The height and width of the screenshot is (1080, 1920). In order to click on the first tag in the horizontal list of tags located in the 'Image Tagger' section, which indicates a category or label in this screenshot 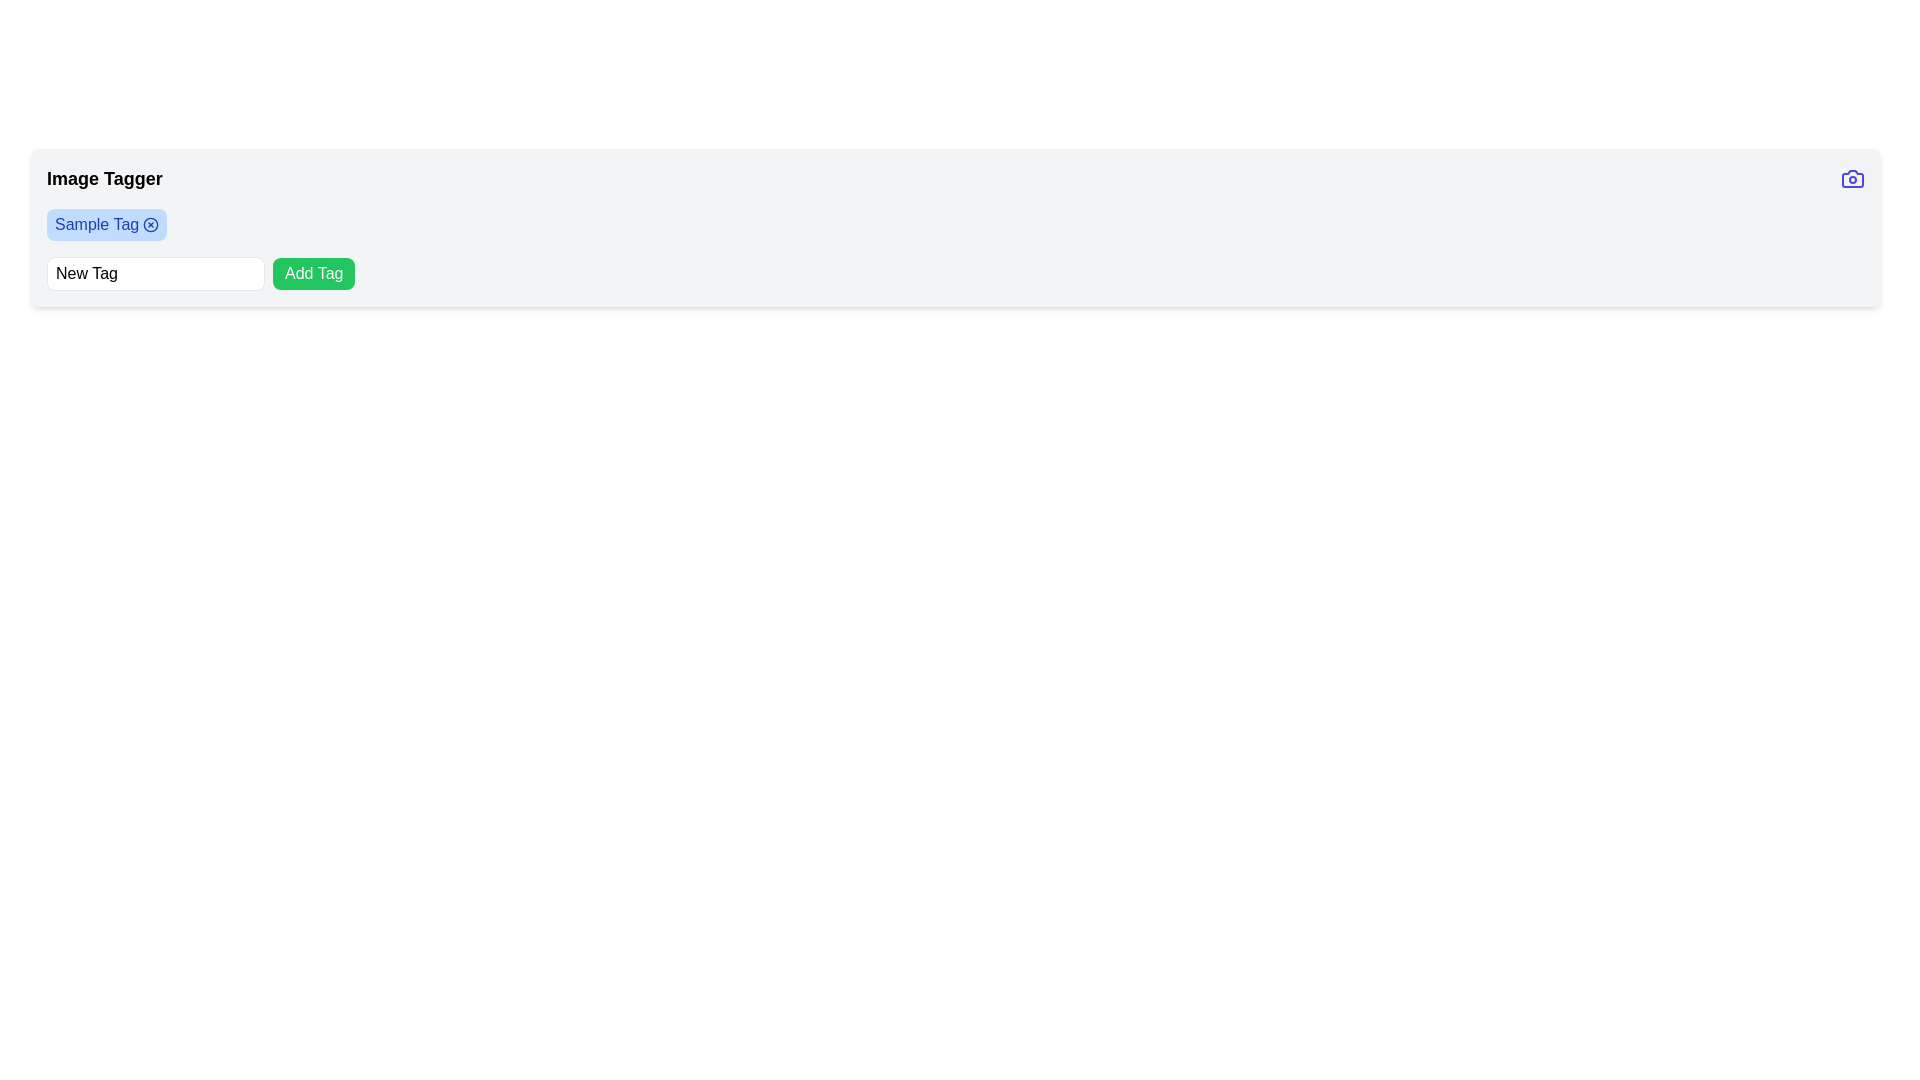, I will do `click(106, 224)`.